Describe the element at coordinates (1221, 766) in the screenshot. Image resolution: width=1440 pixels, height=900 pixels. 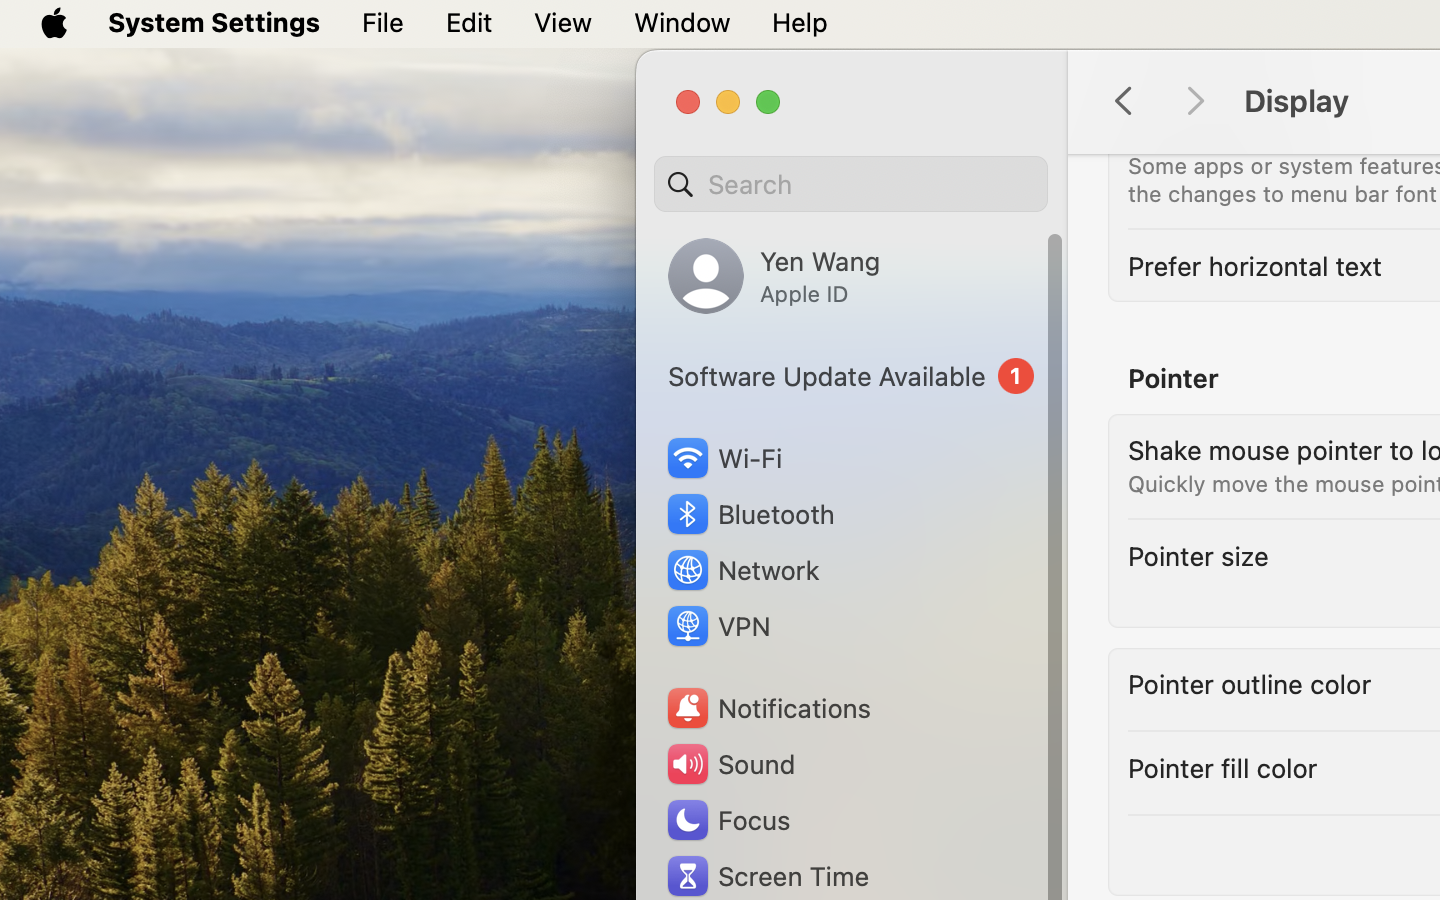
I see `'Pointer fill color'` at that location.